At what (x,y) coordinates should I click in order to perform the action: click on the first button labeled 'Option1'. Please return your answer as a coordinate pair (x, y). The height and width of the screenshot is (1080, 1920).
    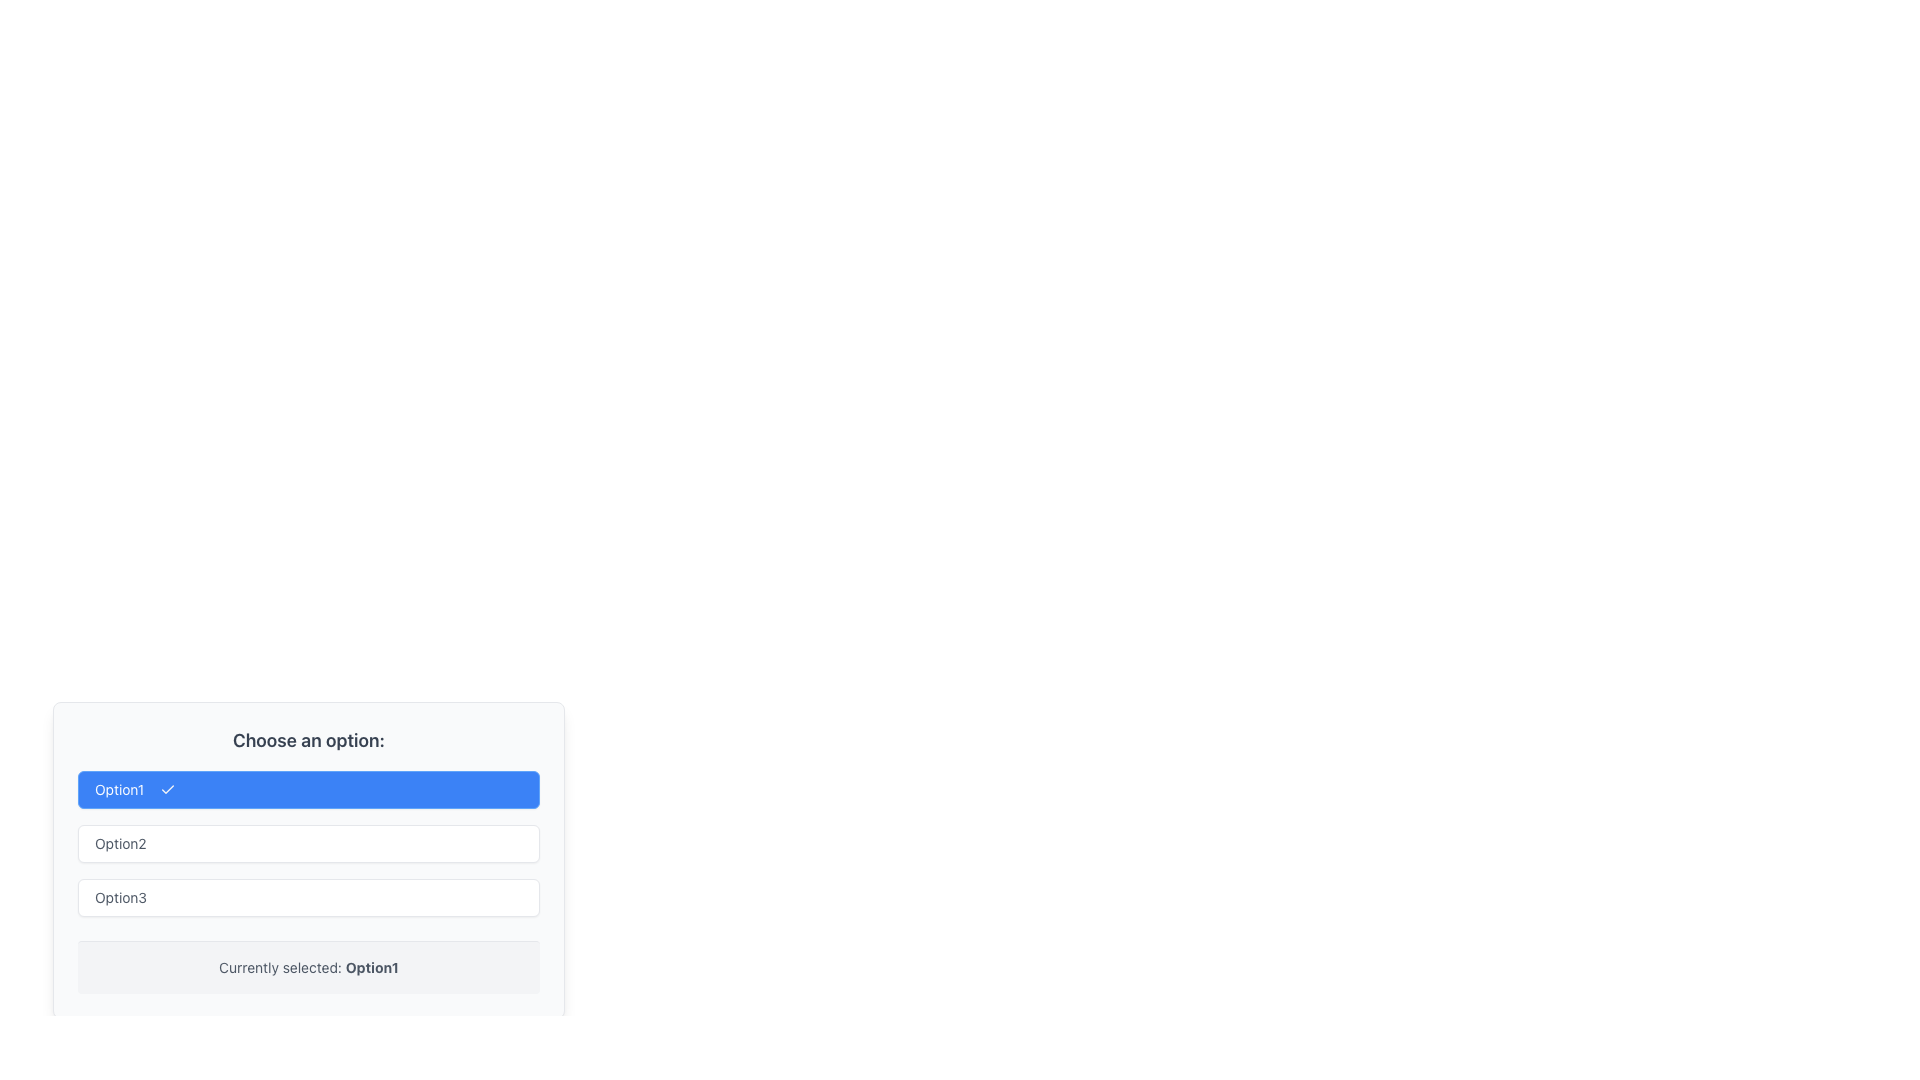
    Looking at the image, I should click on (307, 789).